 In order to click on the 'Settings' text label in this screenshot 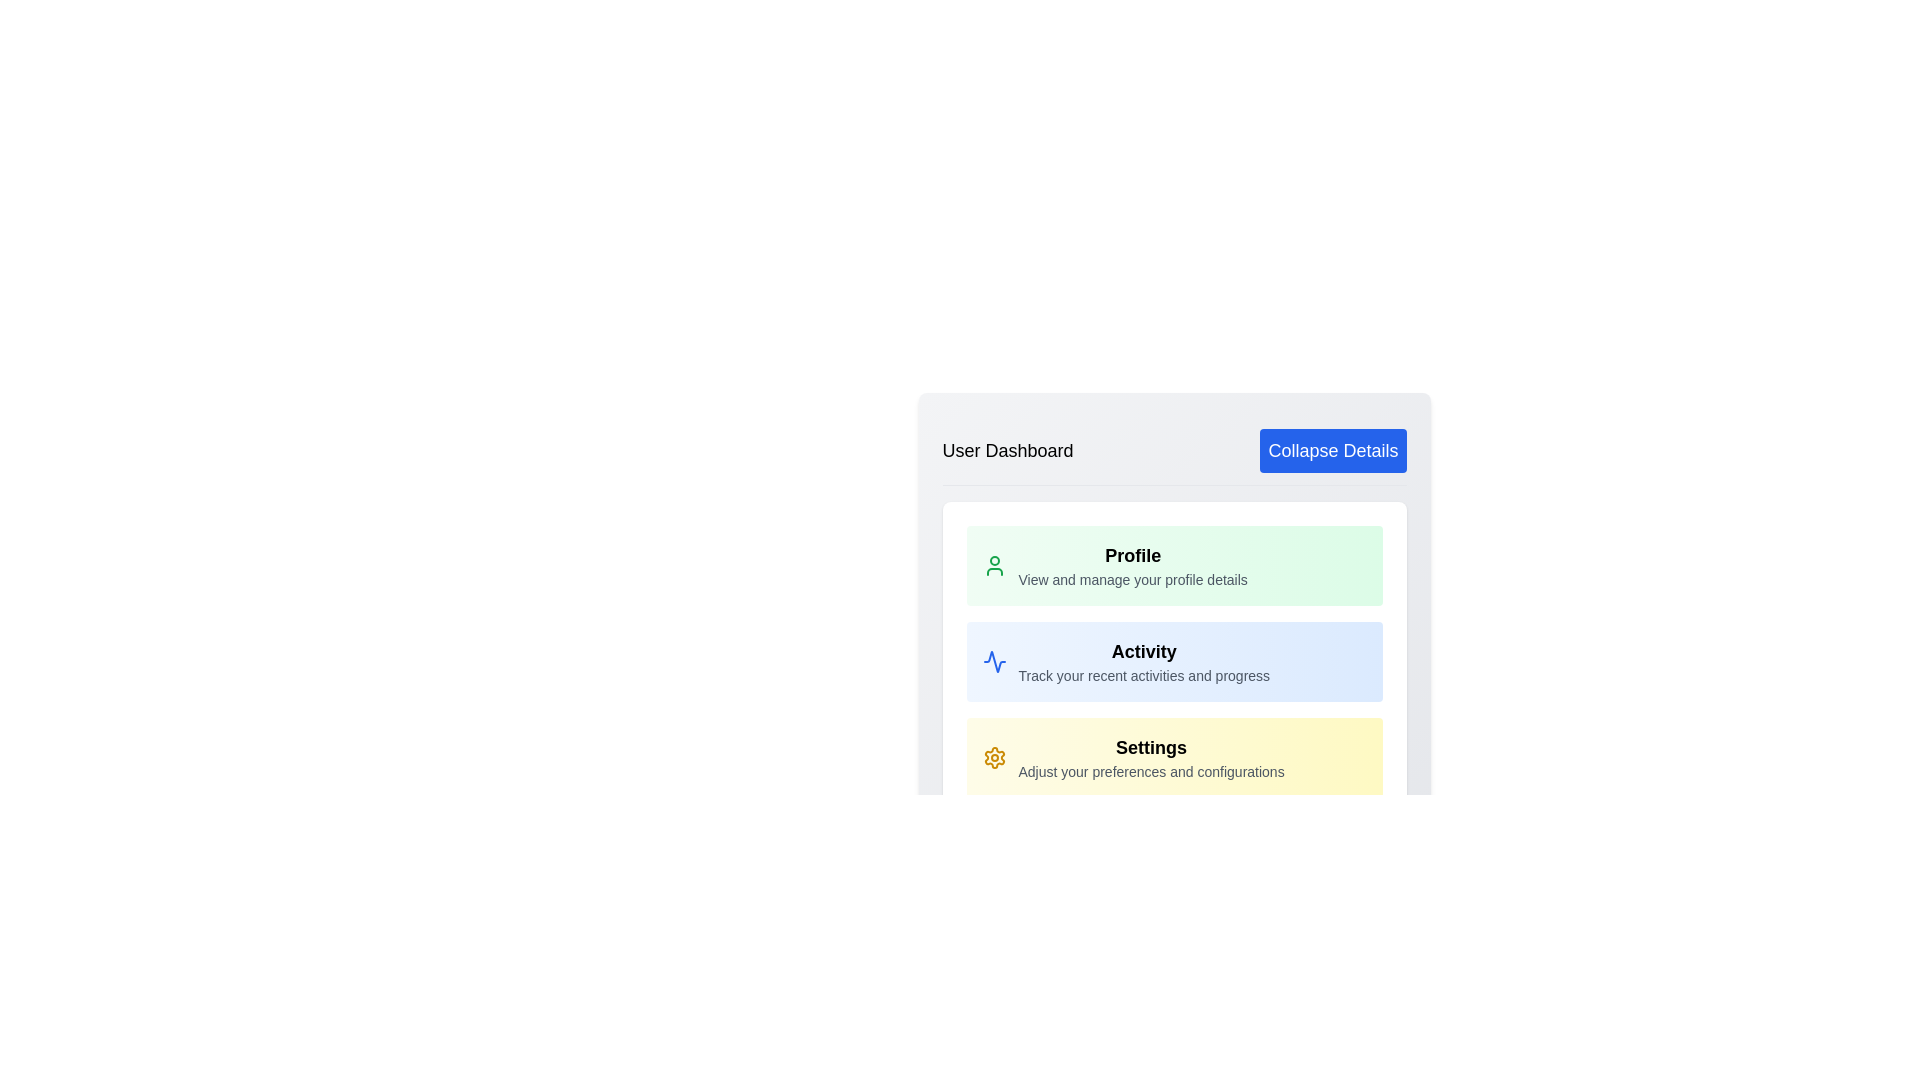, I will do `click(1151, 748)`.